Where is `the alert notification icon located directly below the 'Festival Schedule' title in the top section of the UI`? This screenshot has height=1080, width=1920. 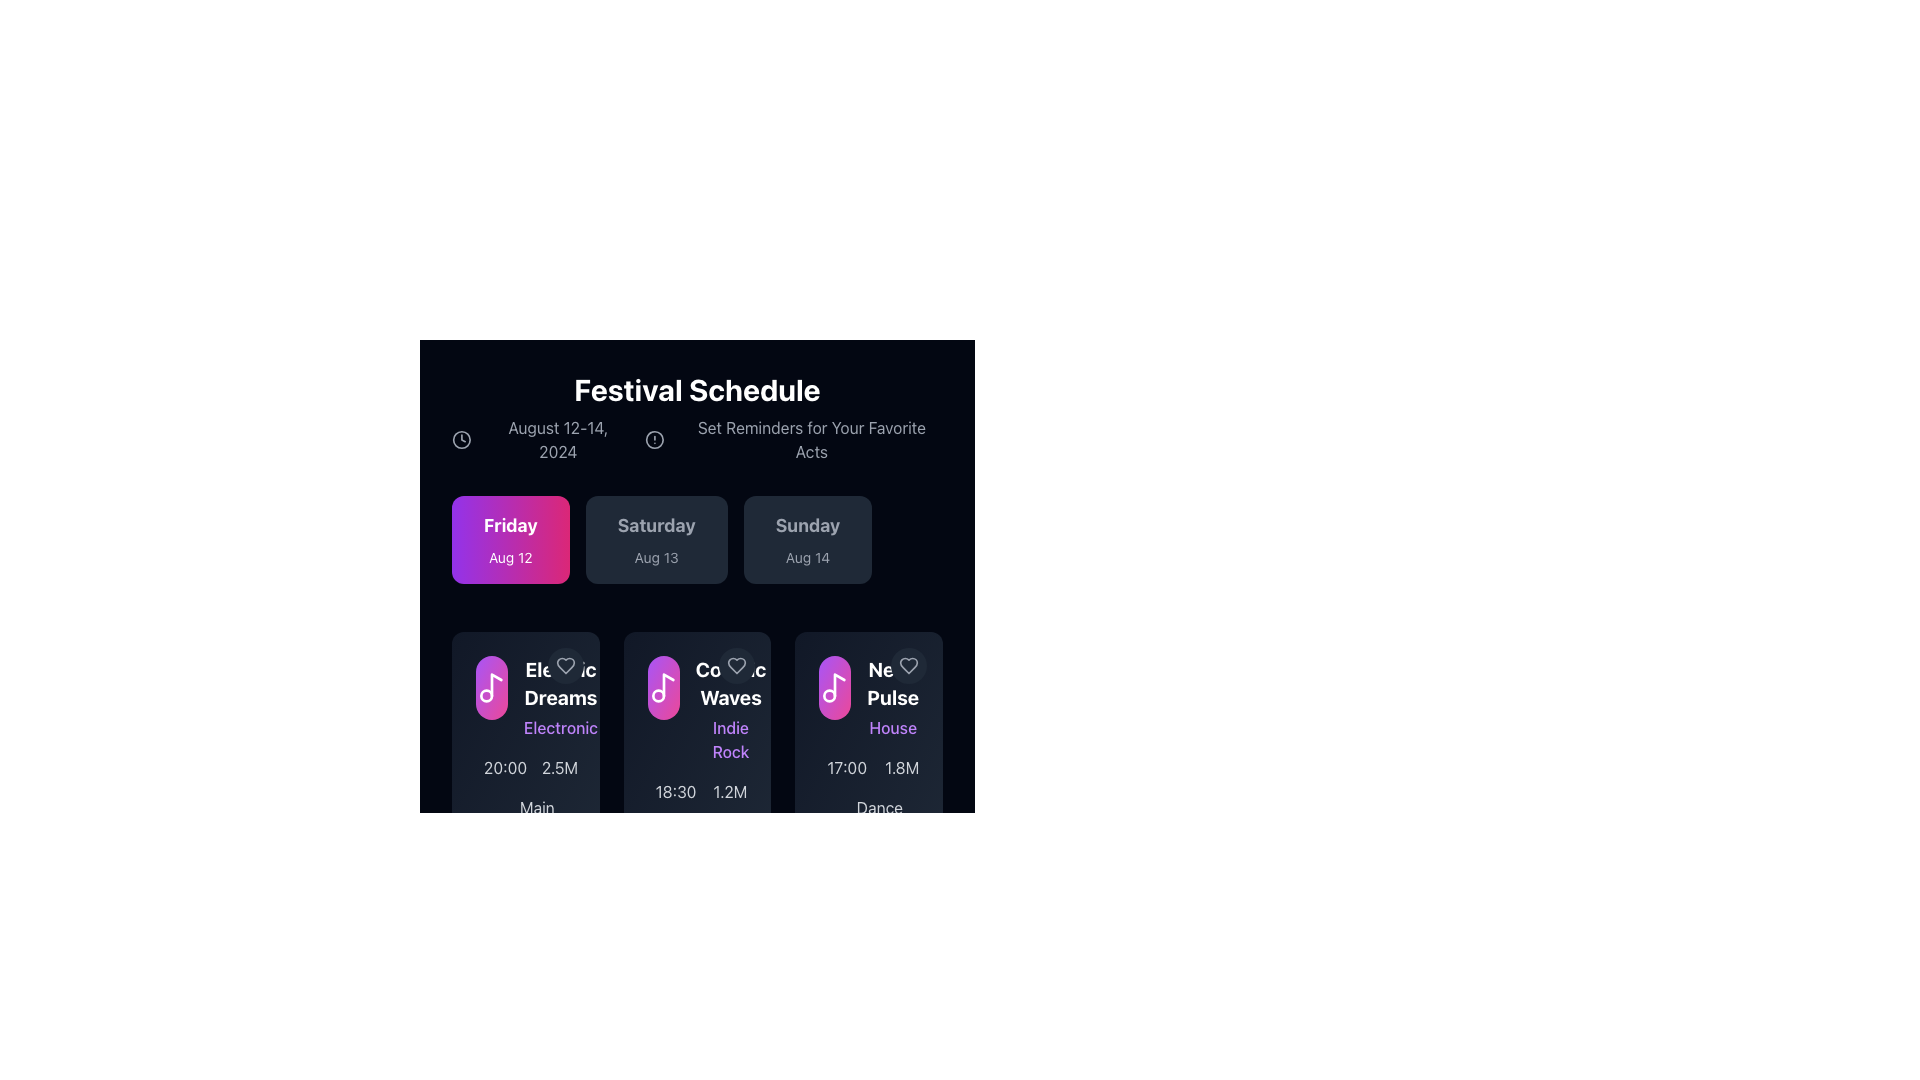 the alert notification icon located directly below the 'Festival Schedule' title in the top section of the UI is located at coordinates (654, 438).